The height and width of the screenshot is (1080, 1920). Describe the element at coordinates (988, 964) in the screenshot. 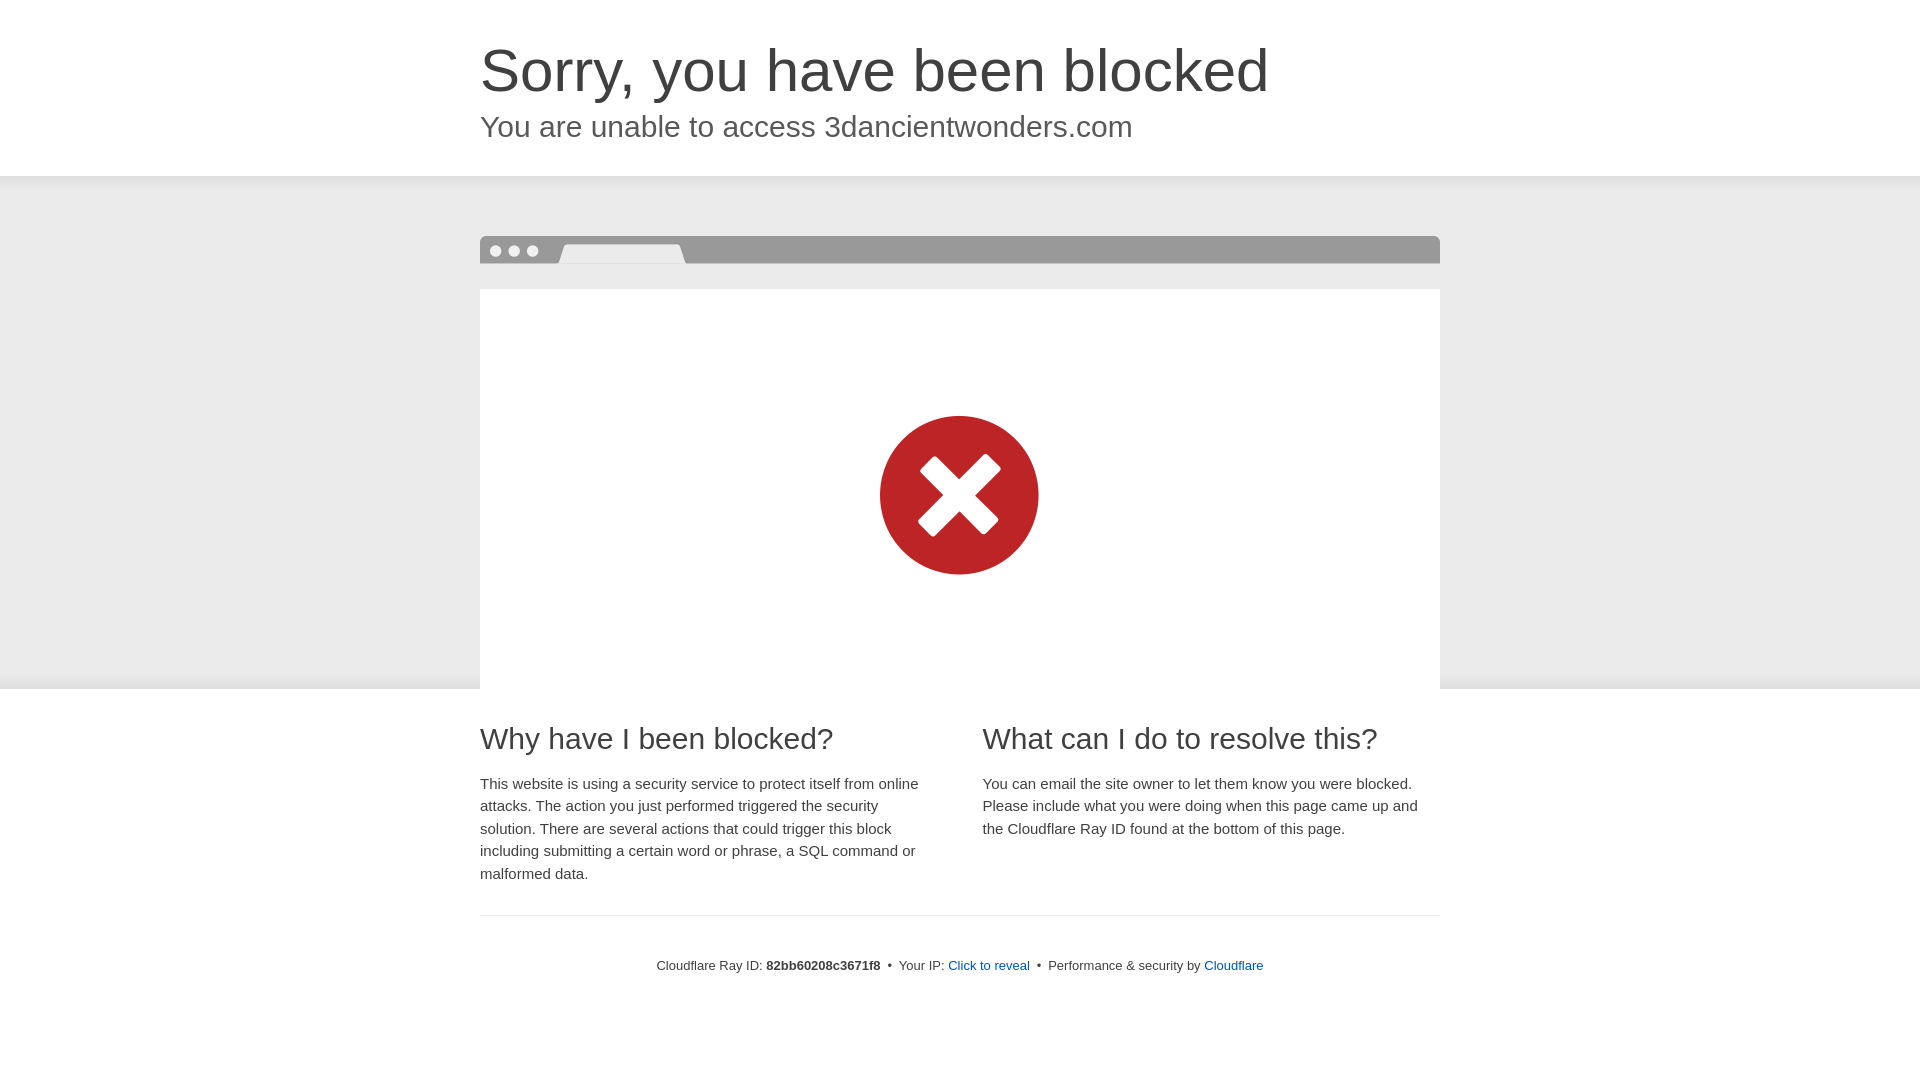

I see `'Click to reveal'` at that location.